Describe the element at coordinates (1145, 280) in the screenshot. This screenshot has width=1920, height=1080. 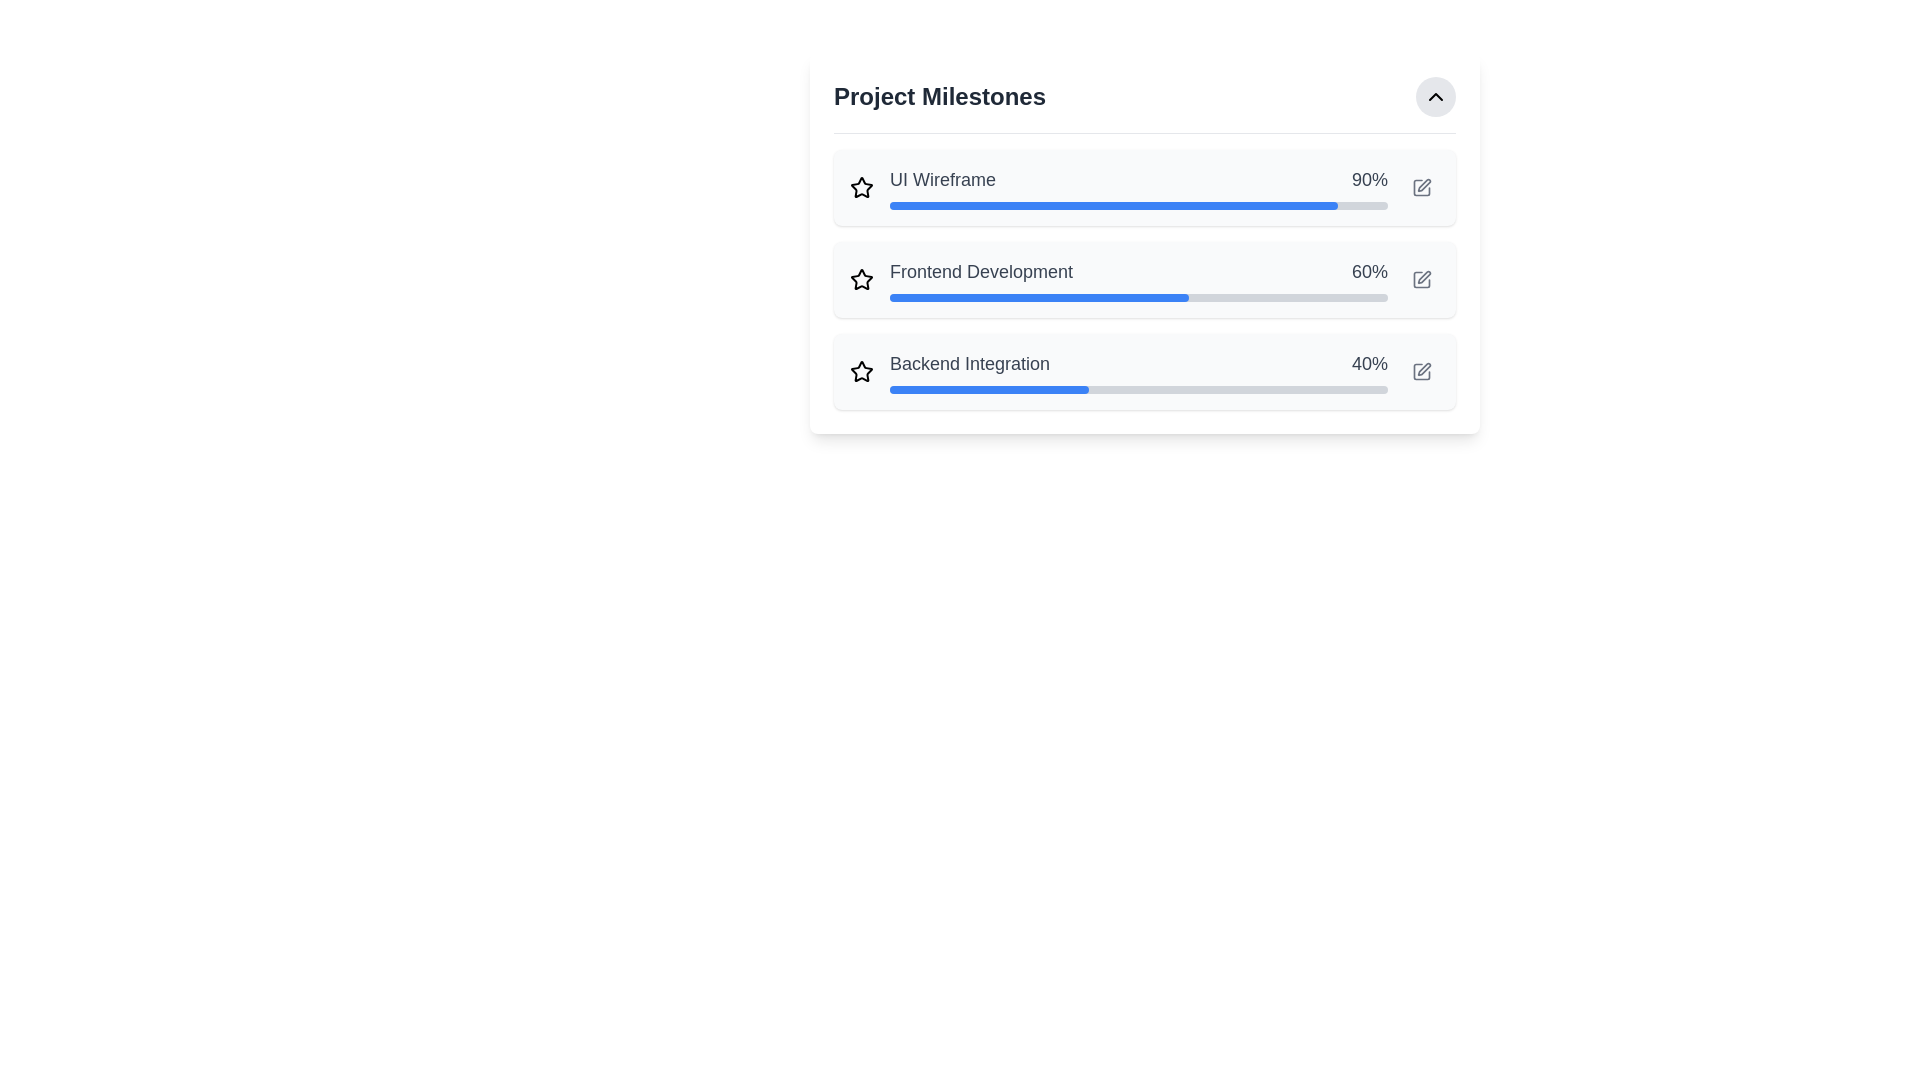
I see `the second milestone card in the project tracking UI` at that location.